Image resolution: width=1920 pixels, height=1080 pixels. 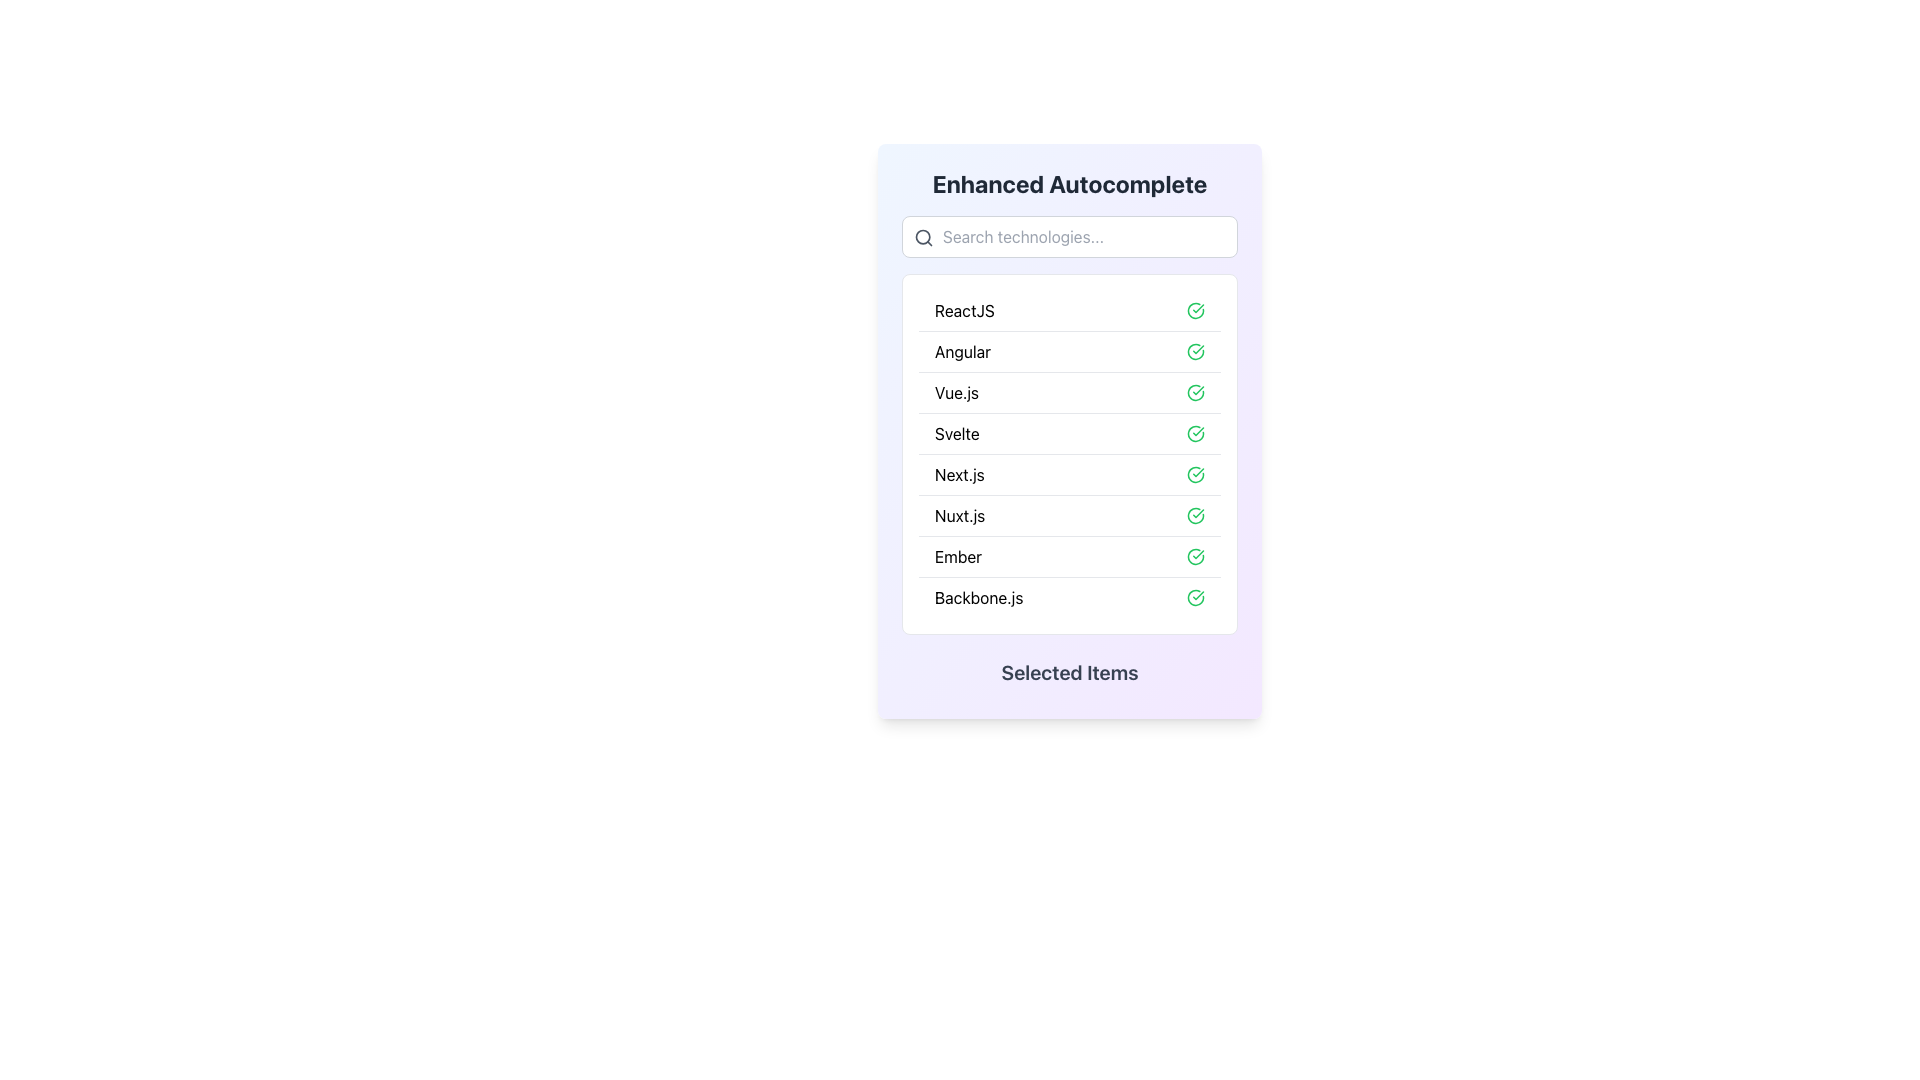 What do you see at coordinates (1069, 311) in the screenshot?
I see `the first list item representing the 'ReactJS' technology` at bounding box center [1069, 311].